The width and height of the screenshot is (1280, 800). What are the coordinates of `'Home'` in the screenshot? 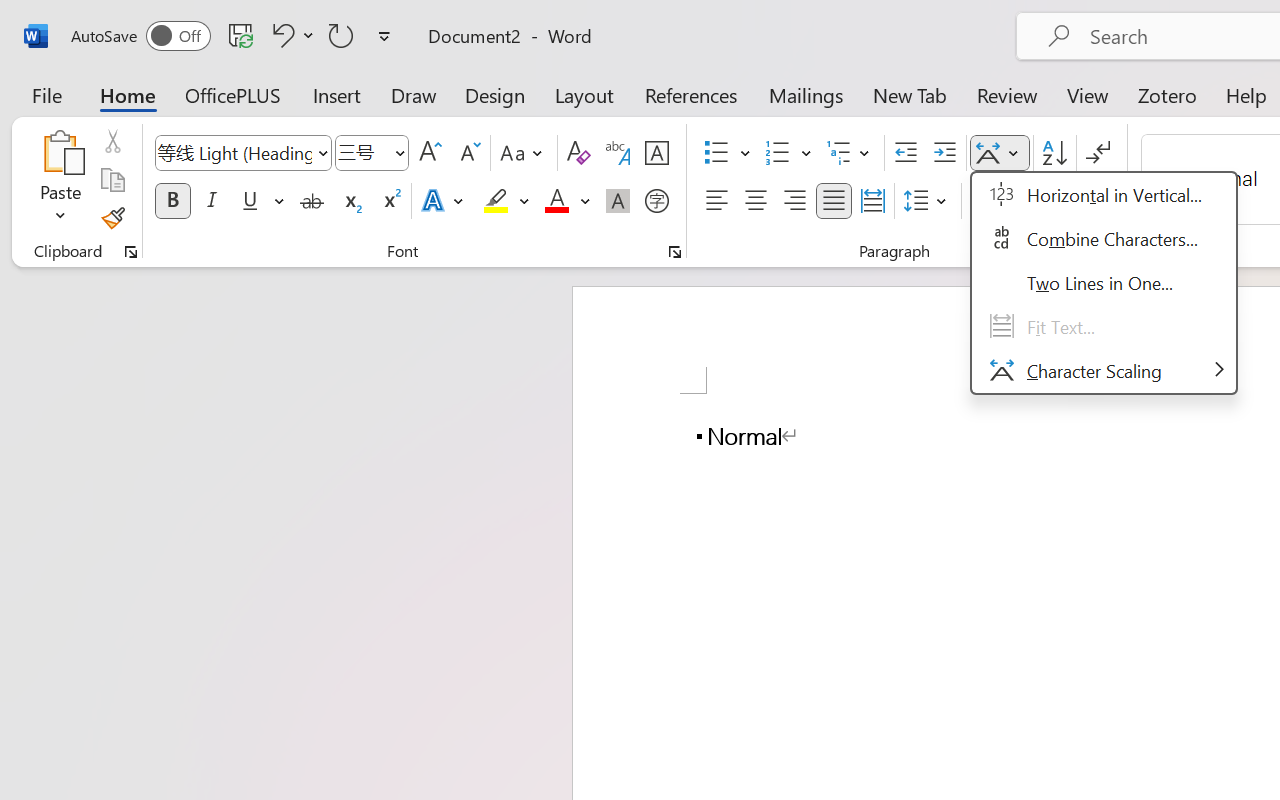 It's located at (127, 94).